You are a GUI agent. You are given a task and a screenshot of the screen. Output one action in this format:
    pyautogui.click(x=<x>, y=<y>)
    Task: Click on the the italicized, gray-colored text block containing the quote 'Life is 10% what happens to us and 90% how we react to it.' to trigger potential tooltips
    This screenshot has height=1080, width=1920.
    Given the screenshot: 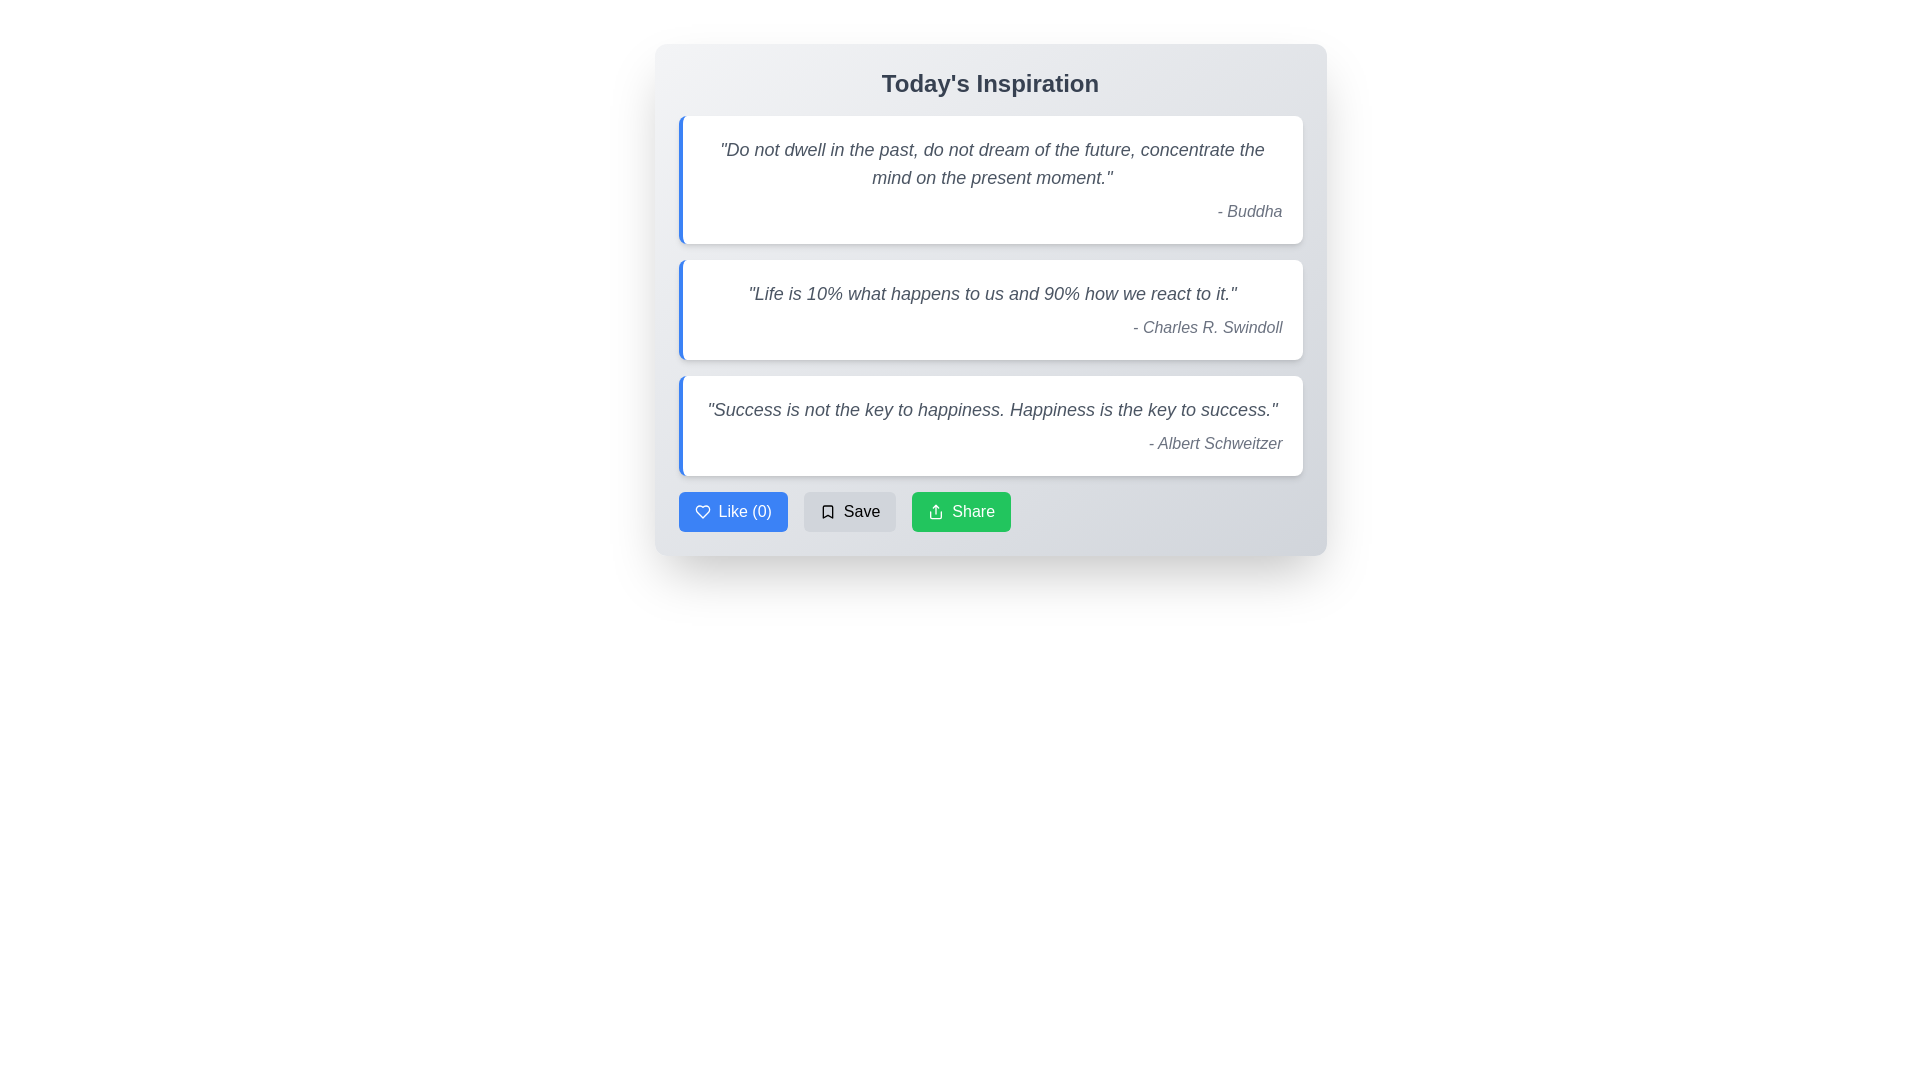 What is the action you would take?
    pyautogui.click(x=992, y=293)
    